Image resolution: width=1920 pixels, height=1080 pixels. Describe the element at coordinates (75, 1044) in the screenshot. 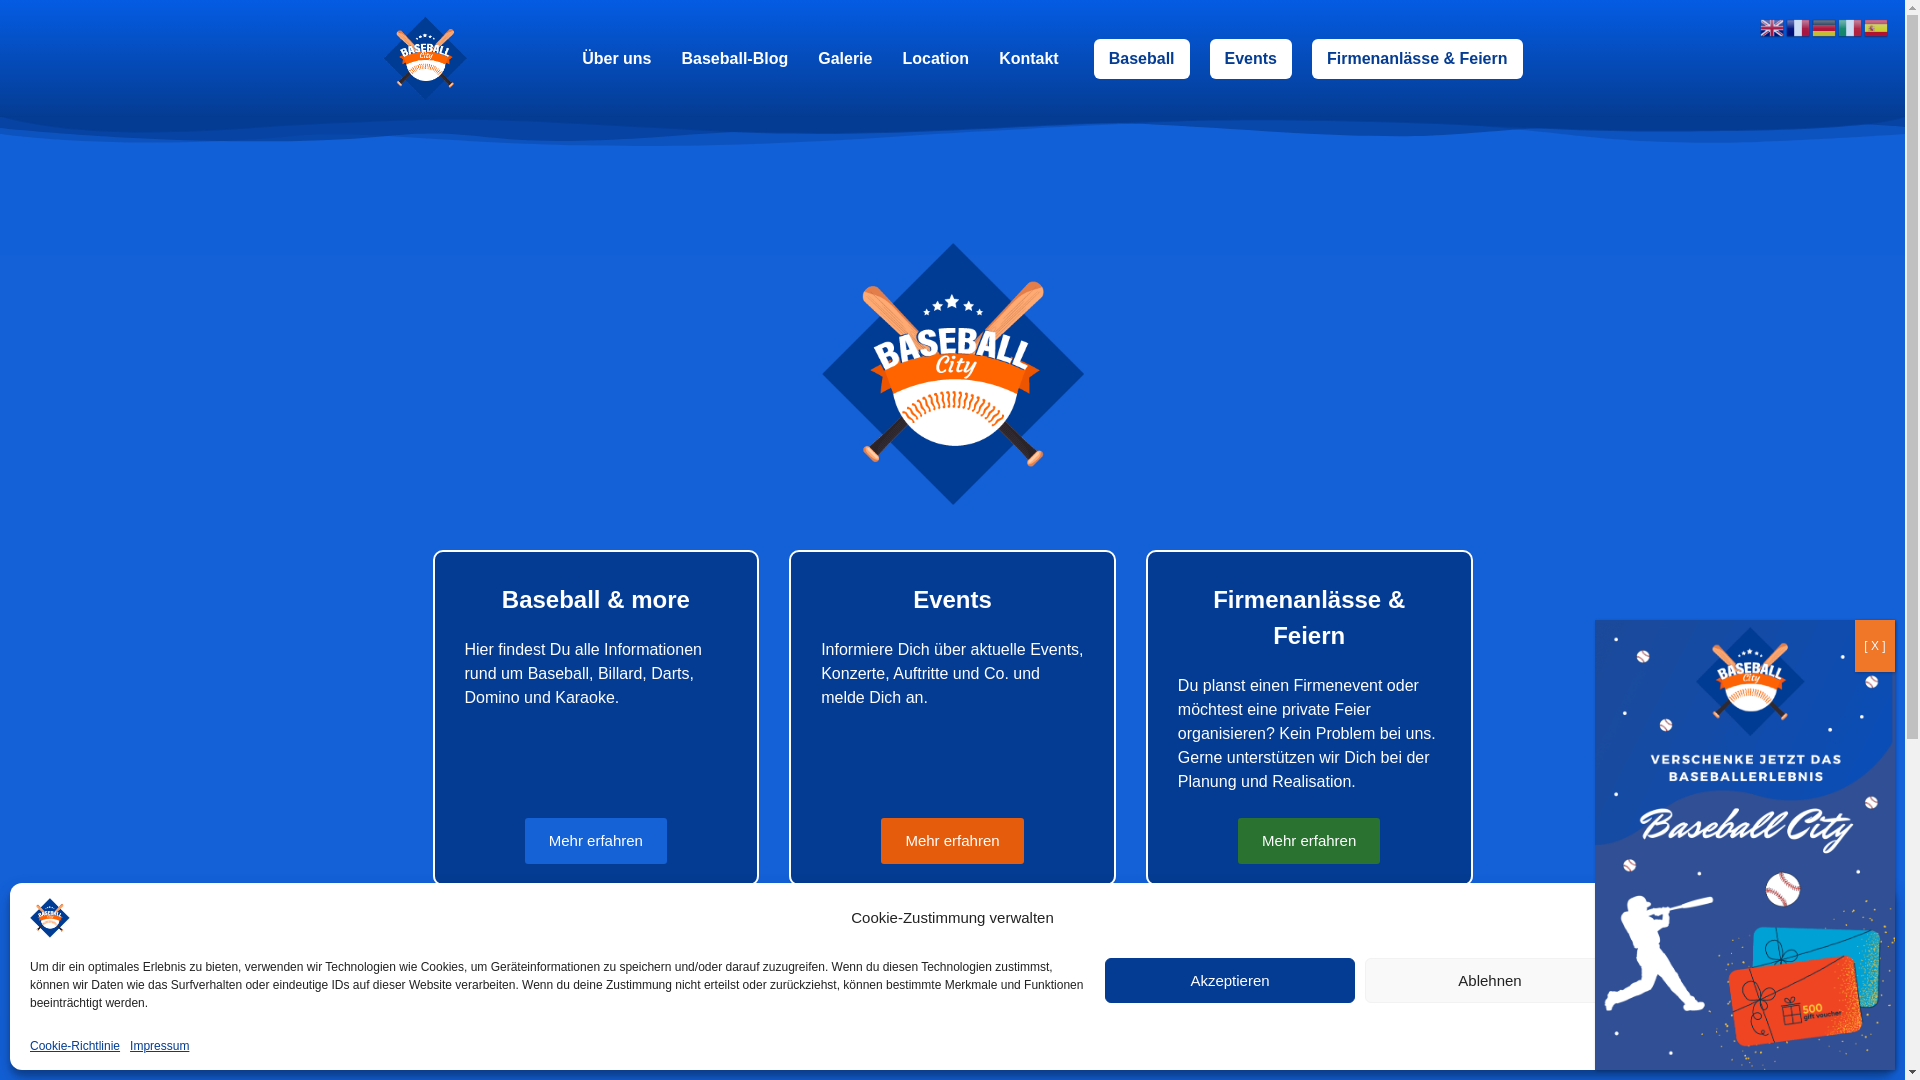

I see `'Cookie-Richtlinie'` at that location.